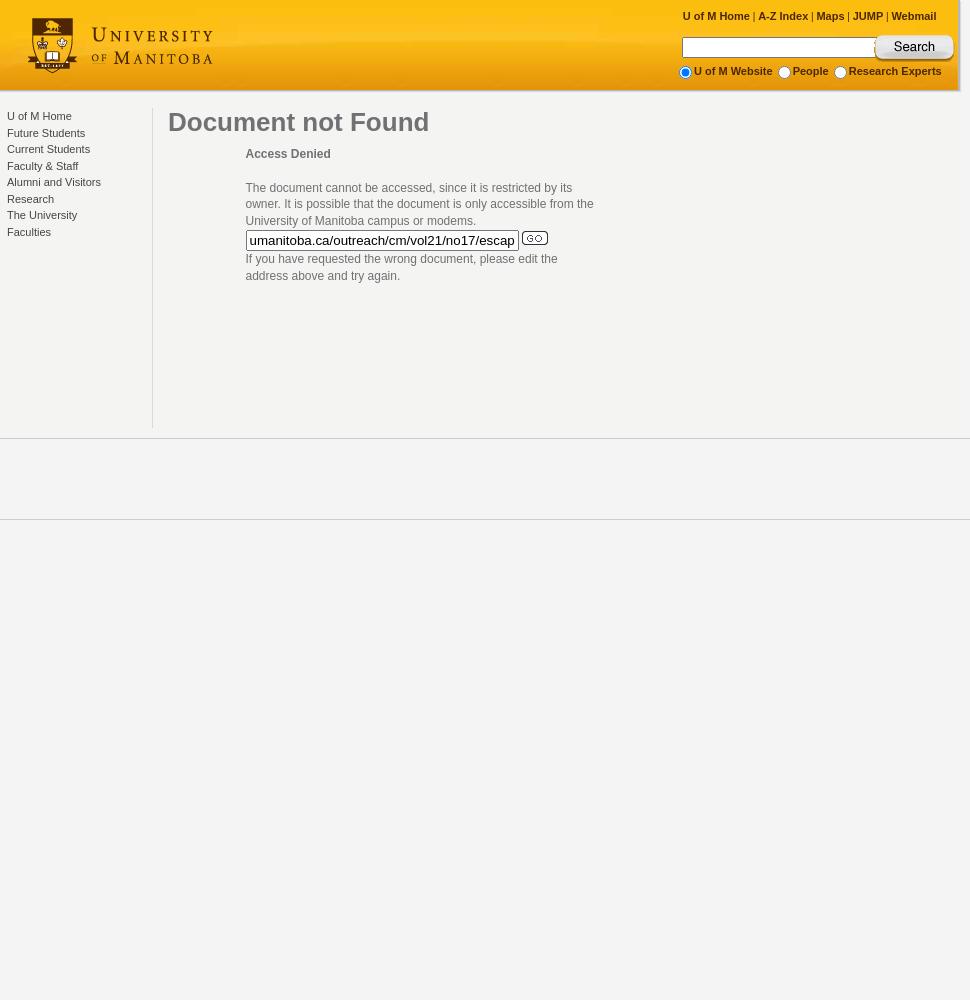 The height and width of the screenshot is (1000, 970). I want to click on 'If you have requested the wrong document, please edit the address above and
      try again.', so click(400, 266).